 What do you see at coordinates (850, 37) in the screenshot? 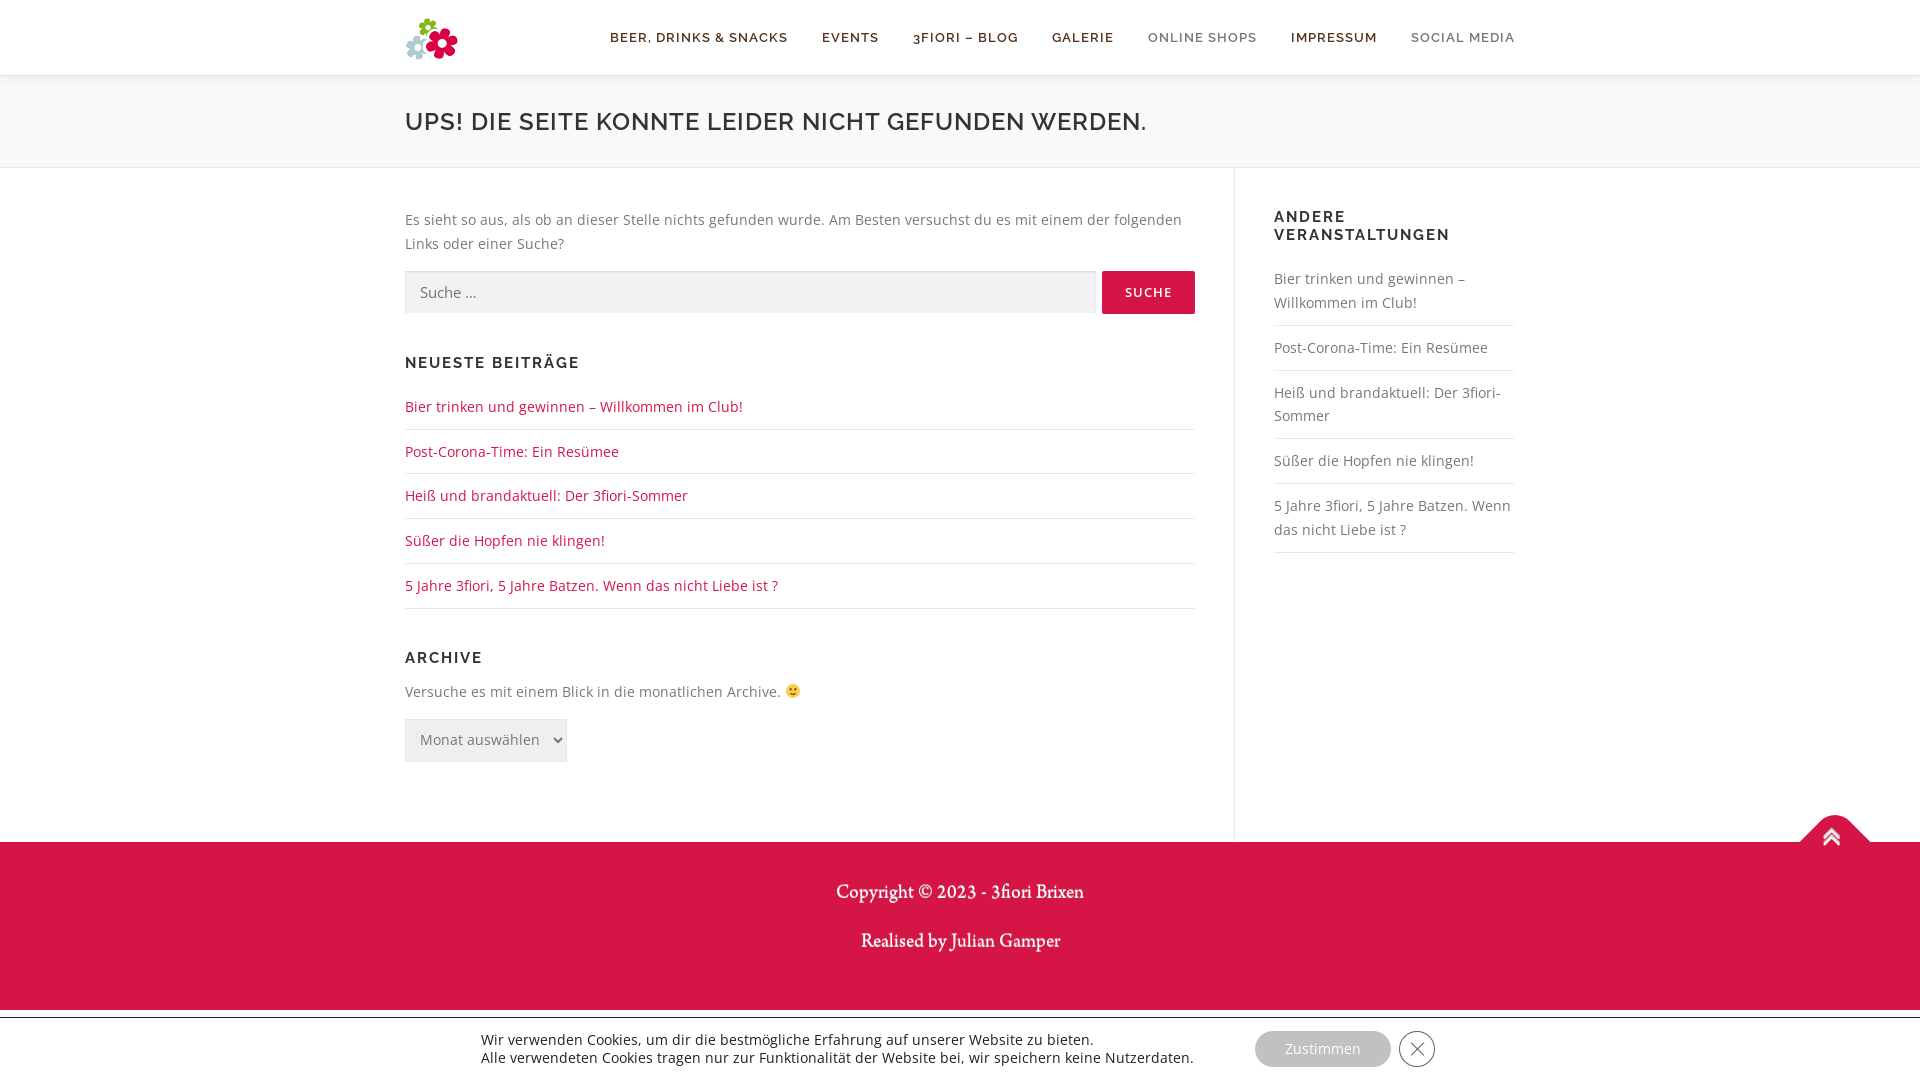
I see `'EVENTS'` at bounding box center [850, 37].